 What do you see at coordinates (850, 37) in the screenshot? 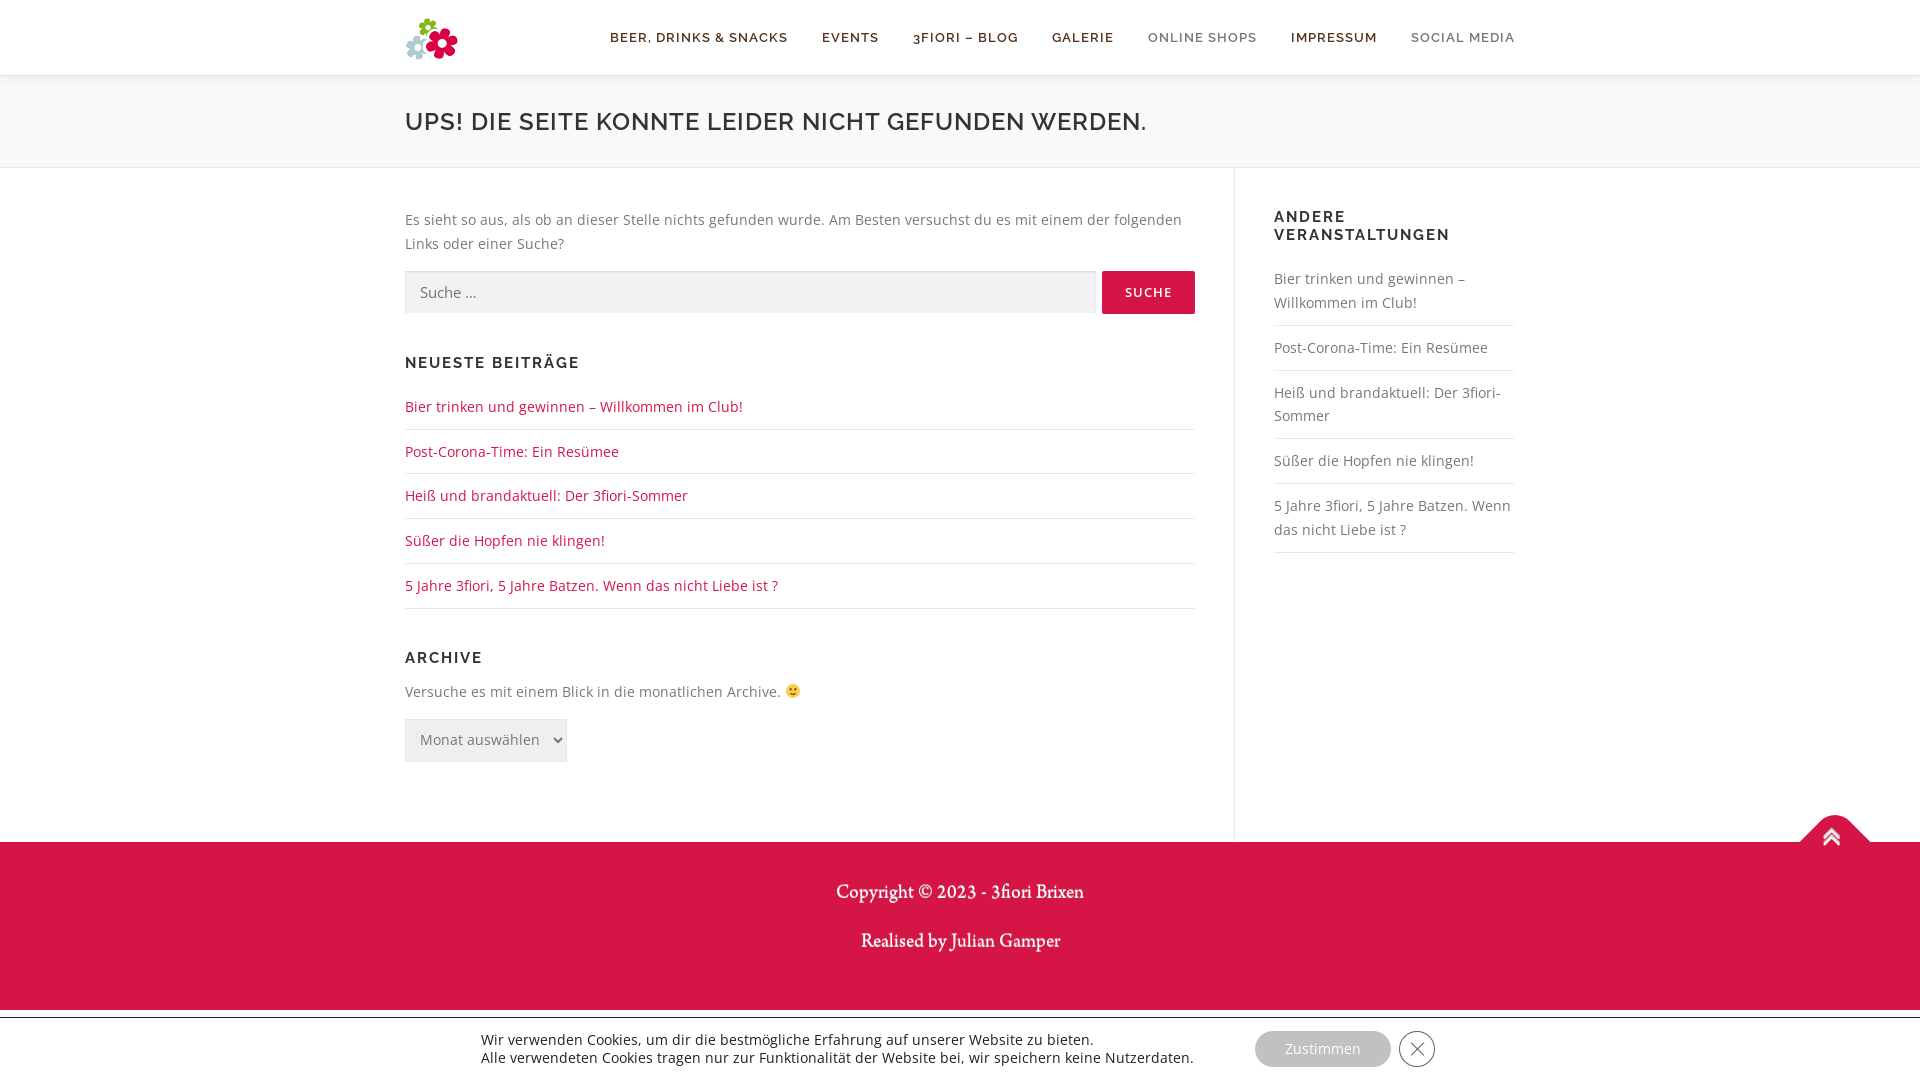
I see `'EVENTS'` at bounding box center [850, 37].